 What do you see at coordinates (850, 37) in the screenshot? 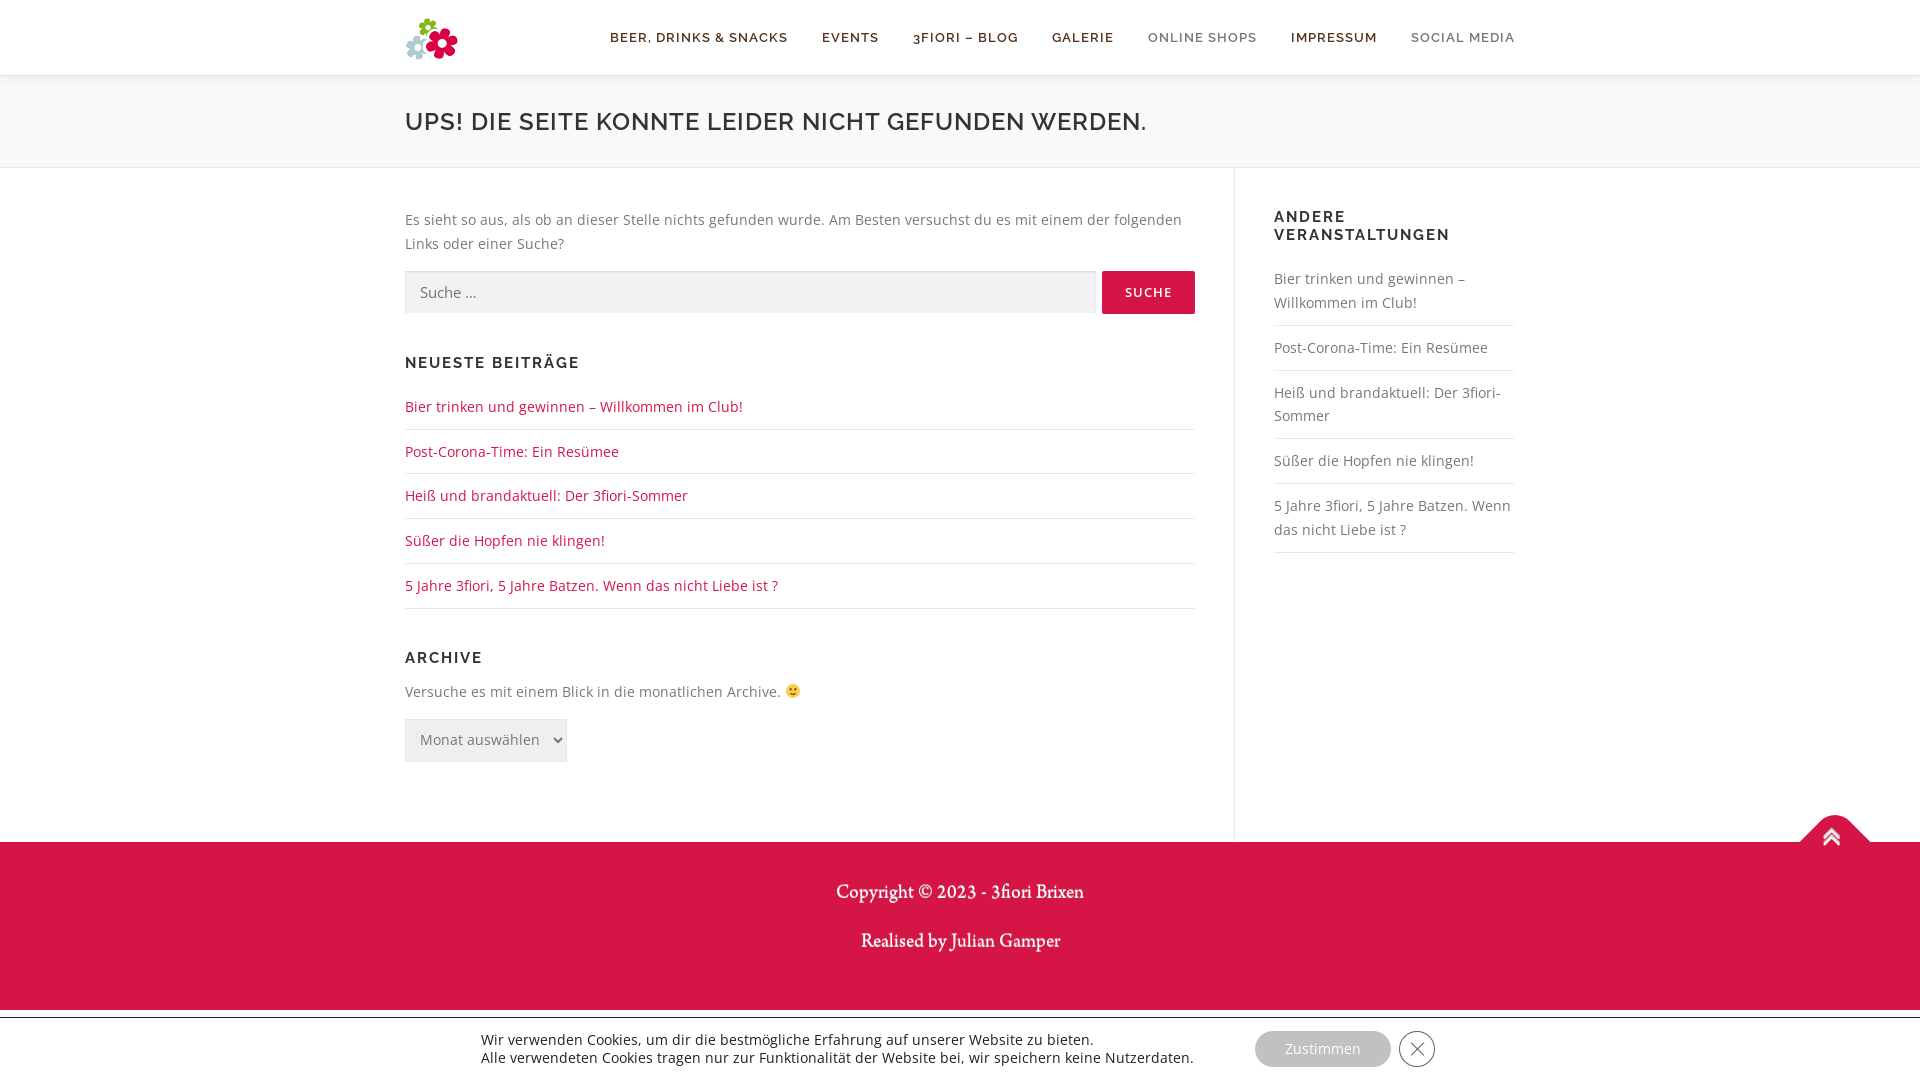
I see `'EVENTS'` at bounding box center [850, 37].